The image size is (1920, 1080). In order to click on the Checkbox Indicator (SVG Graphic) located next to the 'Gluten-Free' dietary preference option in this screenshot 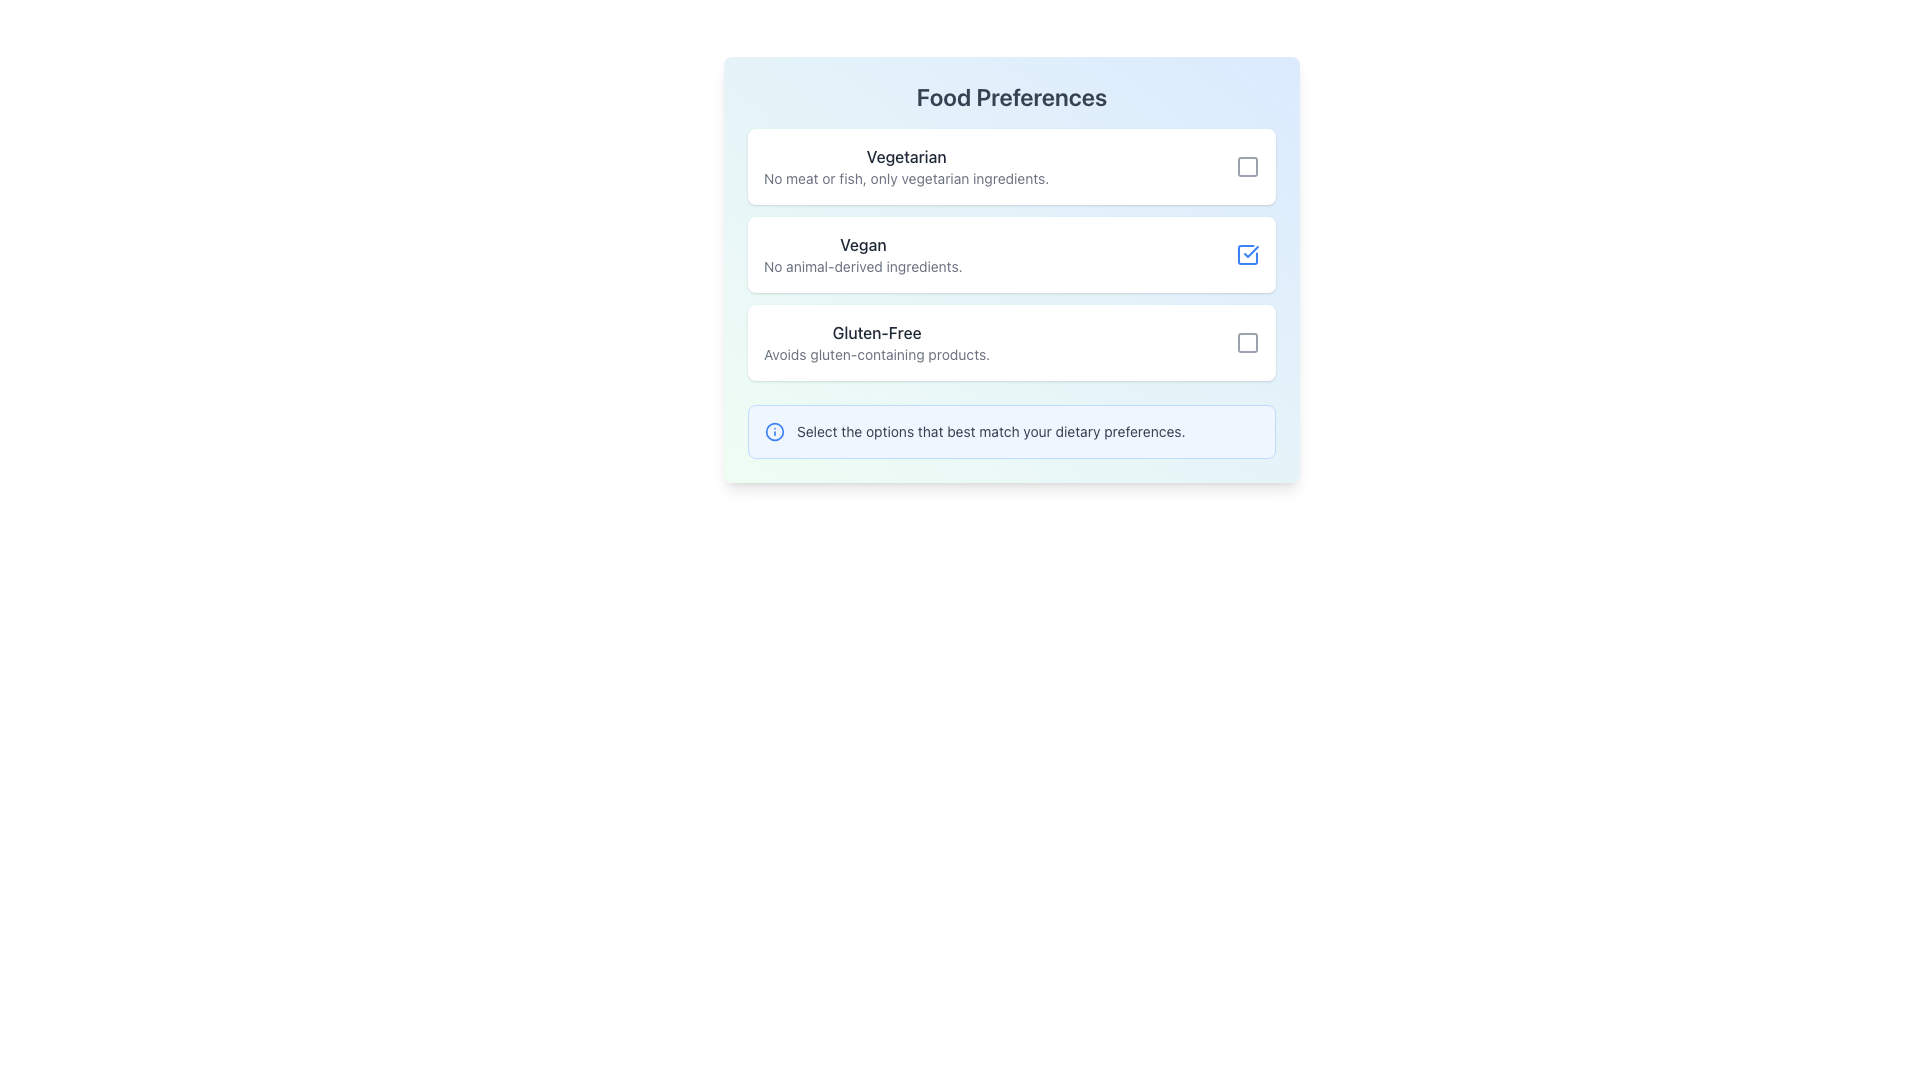, I will do `click(1247, 342)`.